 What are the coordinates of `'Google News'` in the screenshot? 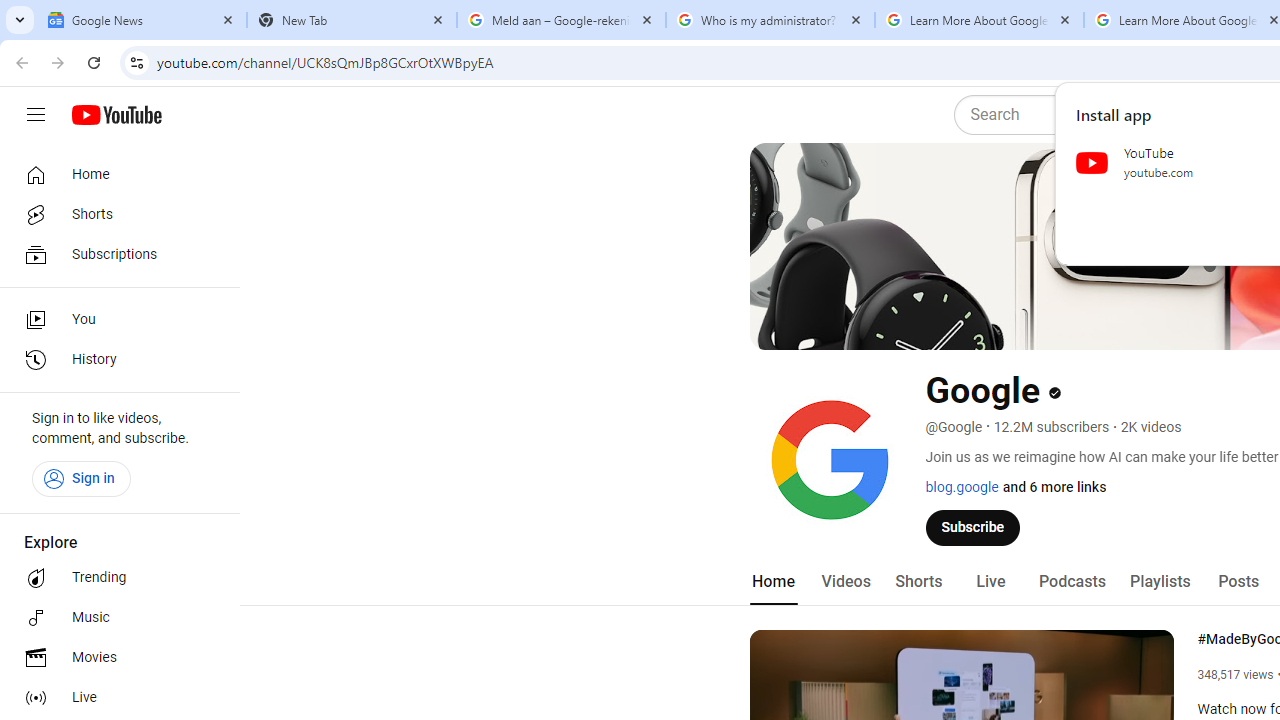 It's located at (141, 20).